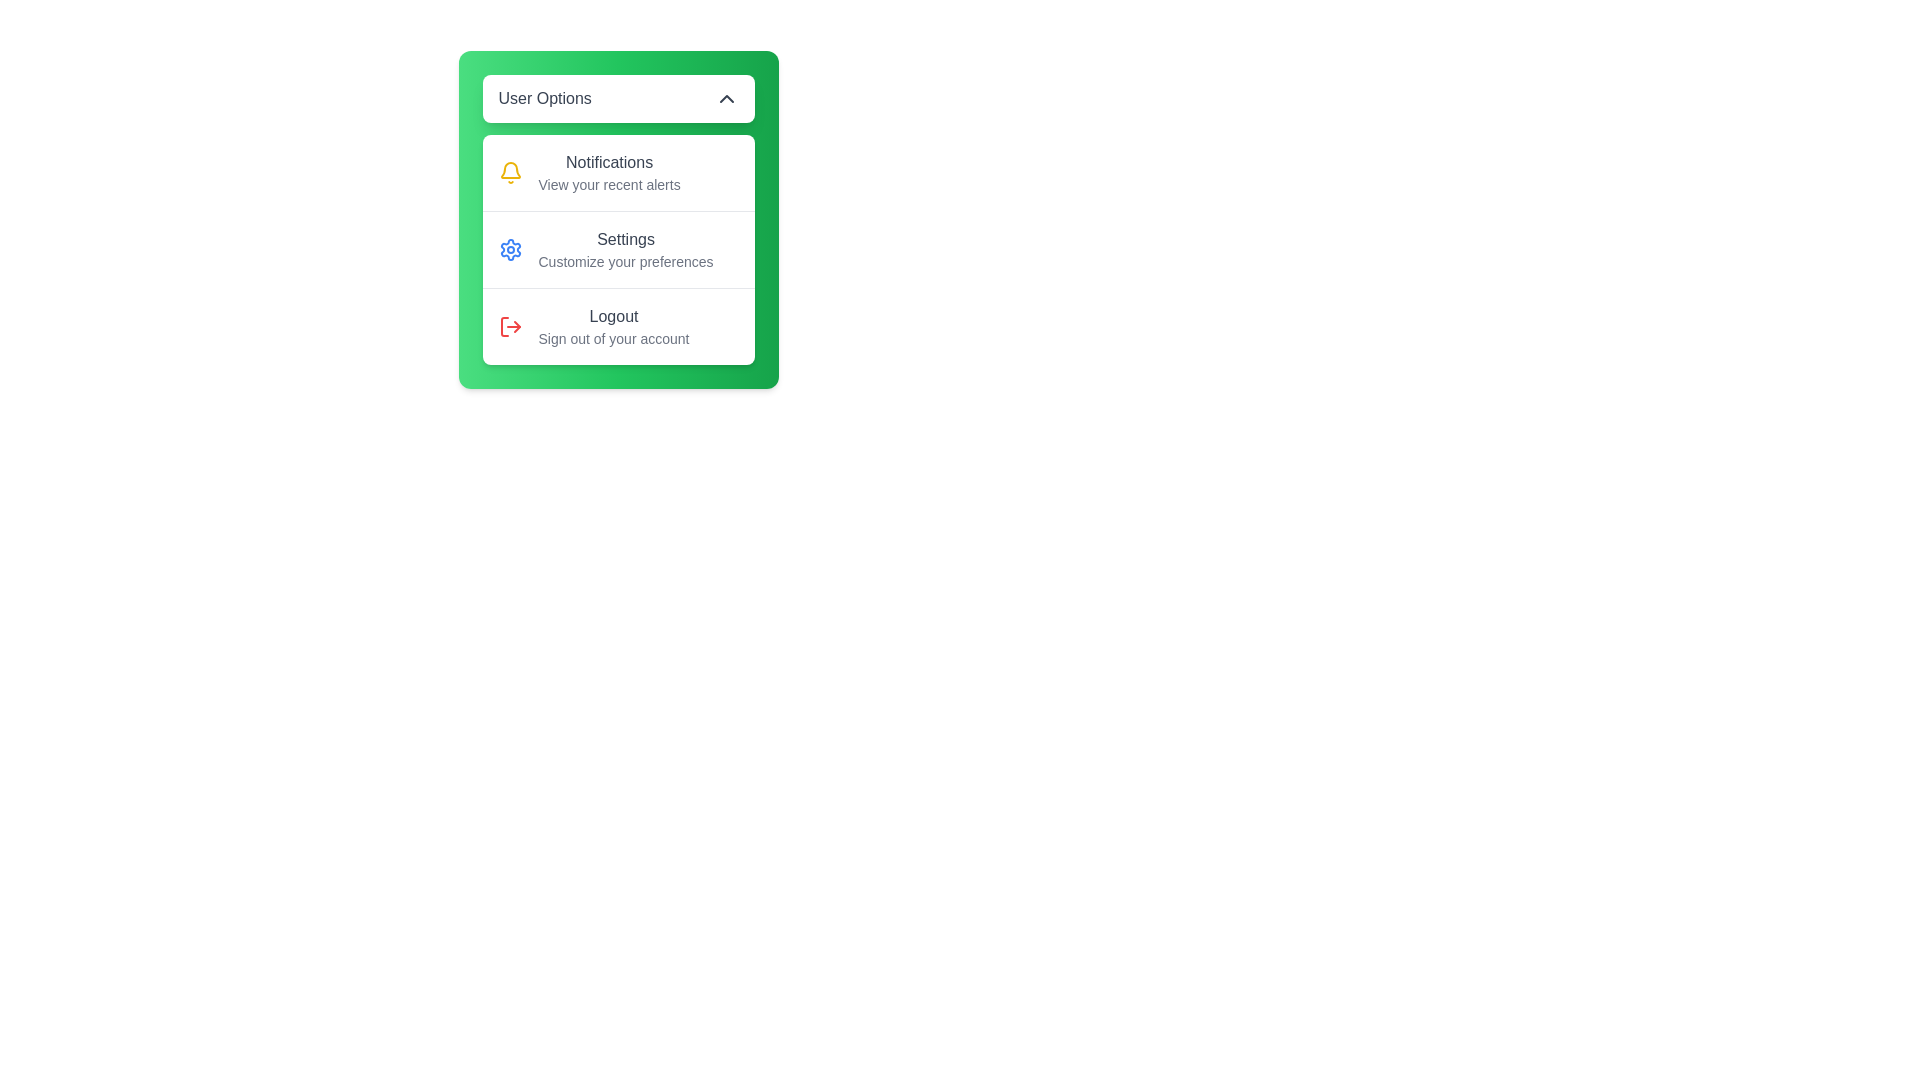 Image resolution: width=1920 pixels, height=1080 pixels. What do you see at coordinates (510, 326) in the screenshot?
I see `the red logout icon located in the bottom row of the options panel, which features an arrow pointing outward from a rectangle and is labeled 'Logout'` at bounding box center [510, 326].